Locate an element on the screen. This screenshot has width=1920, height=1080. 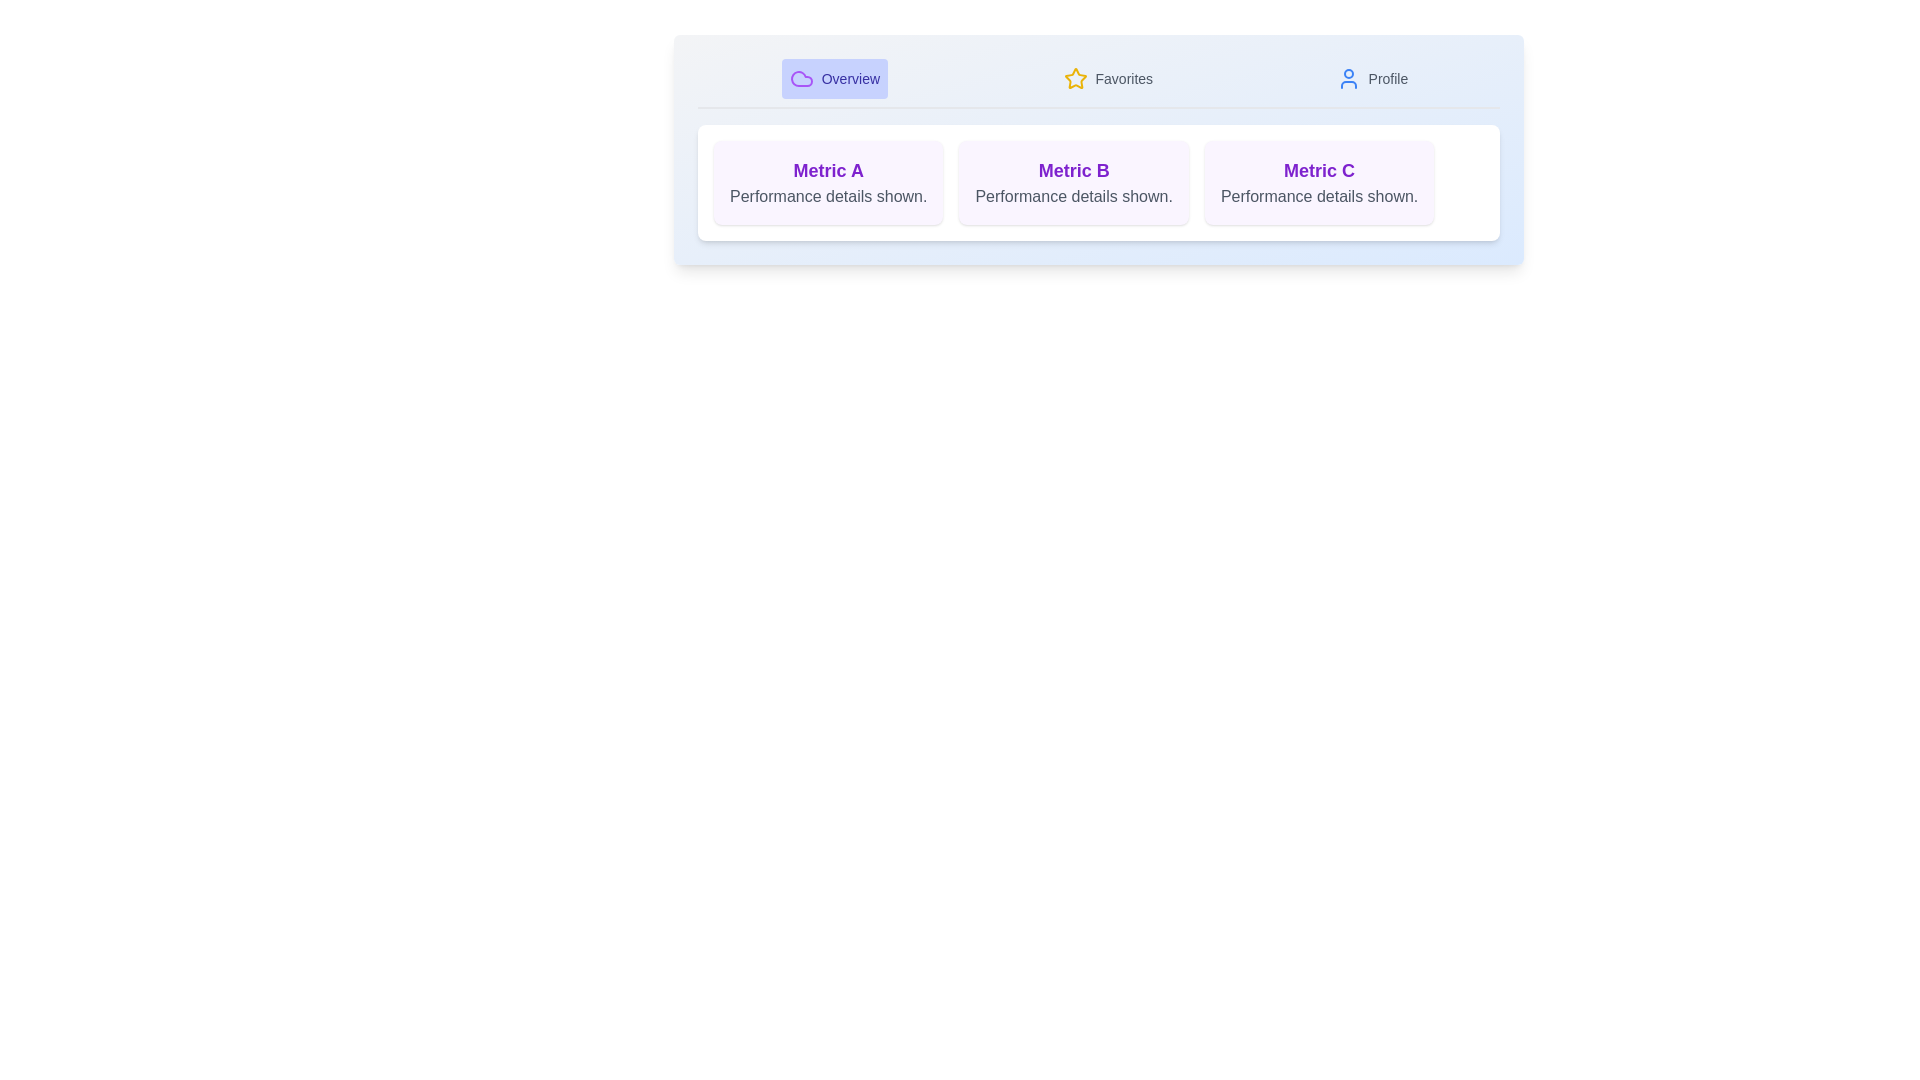
the card for Metric A to inspect its details is located at coordinates (828, 182).